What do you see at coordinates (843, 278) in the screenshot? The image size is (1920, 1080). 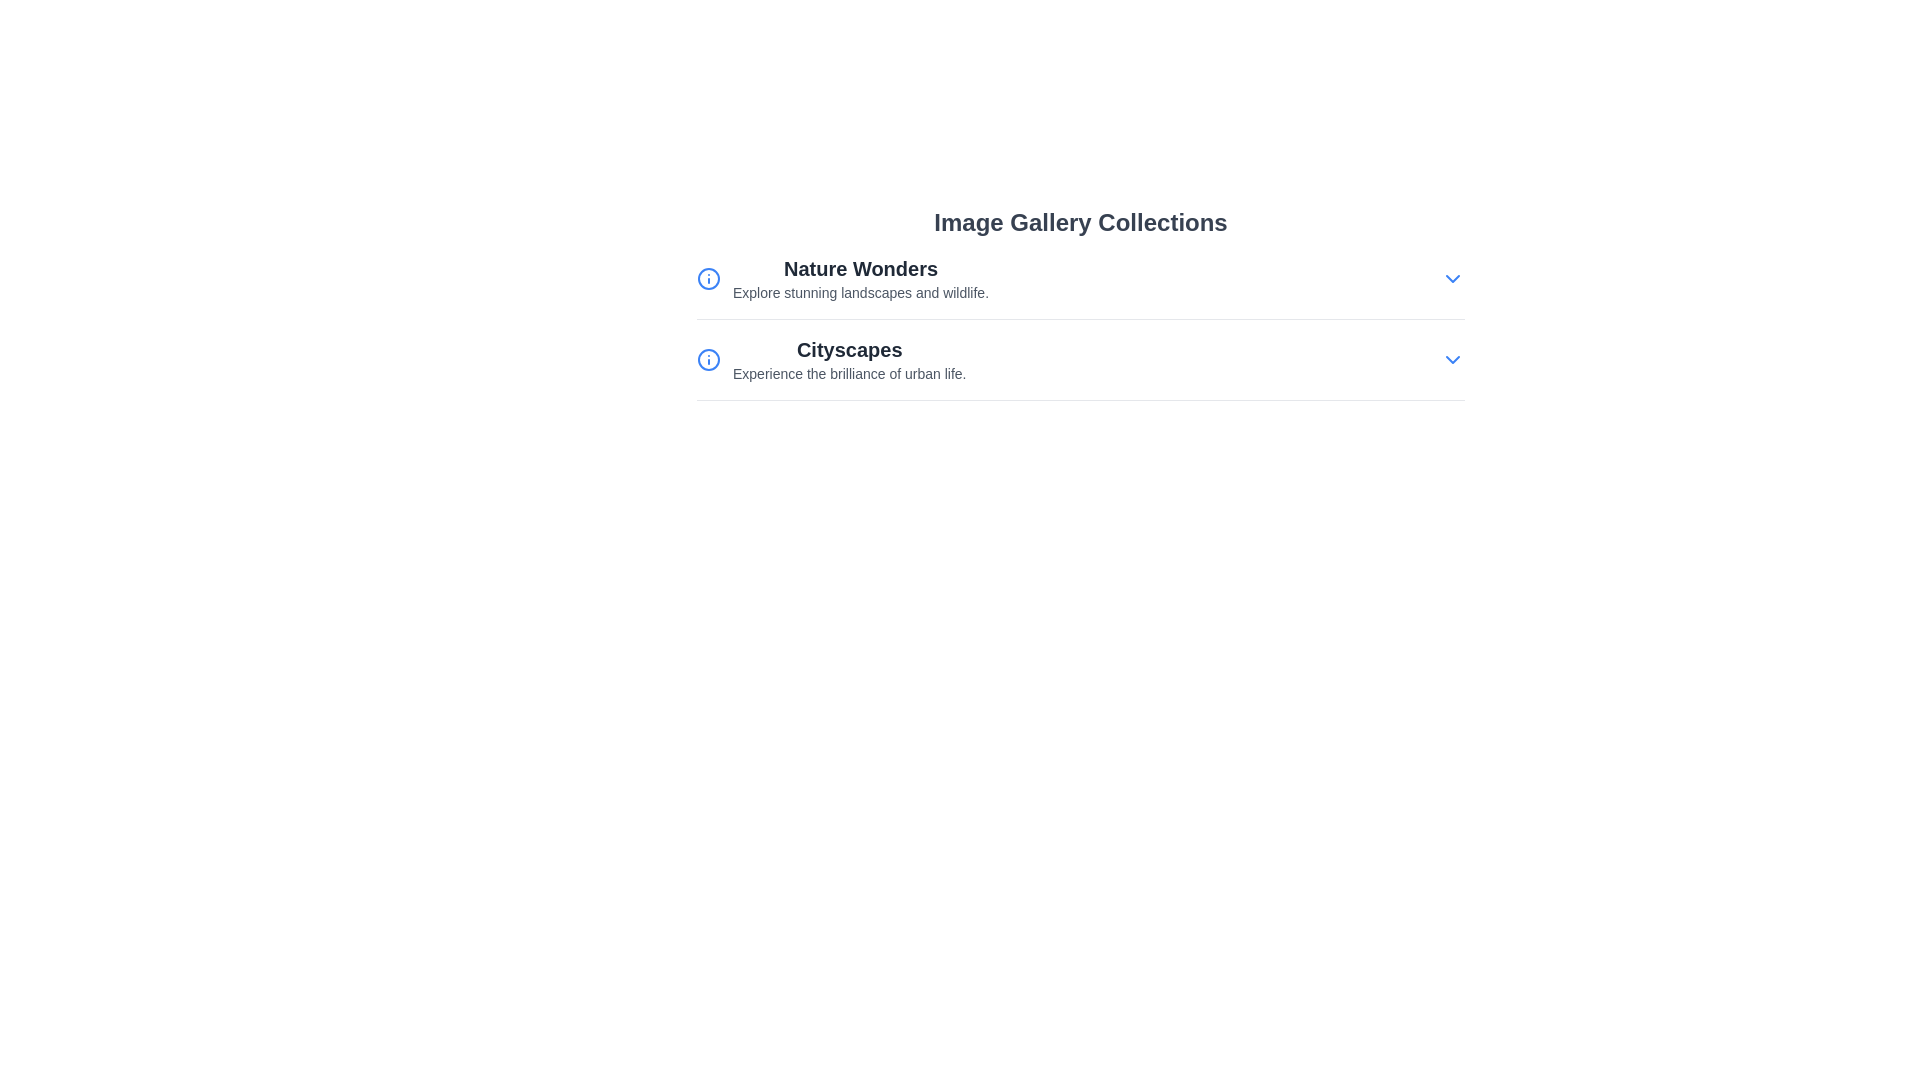 I see `the first CategoryCard representing a collection of nature and wildlife images, located just below the 'Image Gallery Collections' title` at bounding box center [843, 278].